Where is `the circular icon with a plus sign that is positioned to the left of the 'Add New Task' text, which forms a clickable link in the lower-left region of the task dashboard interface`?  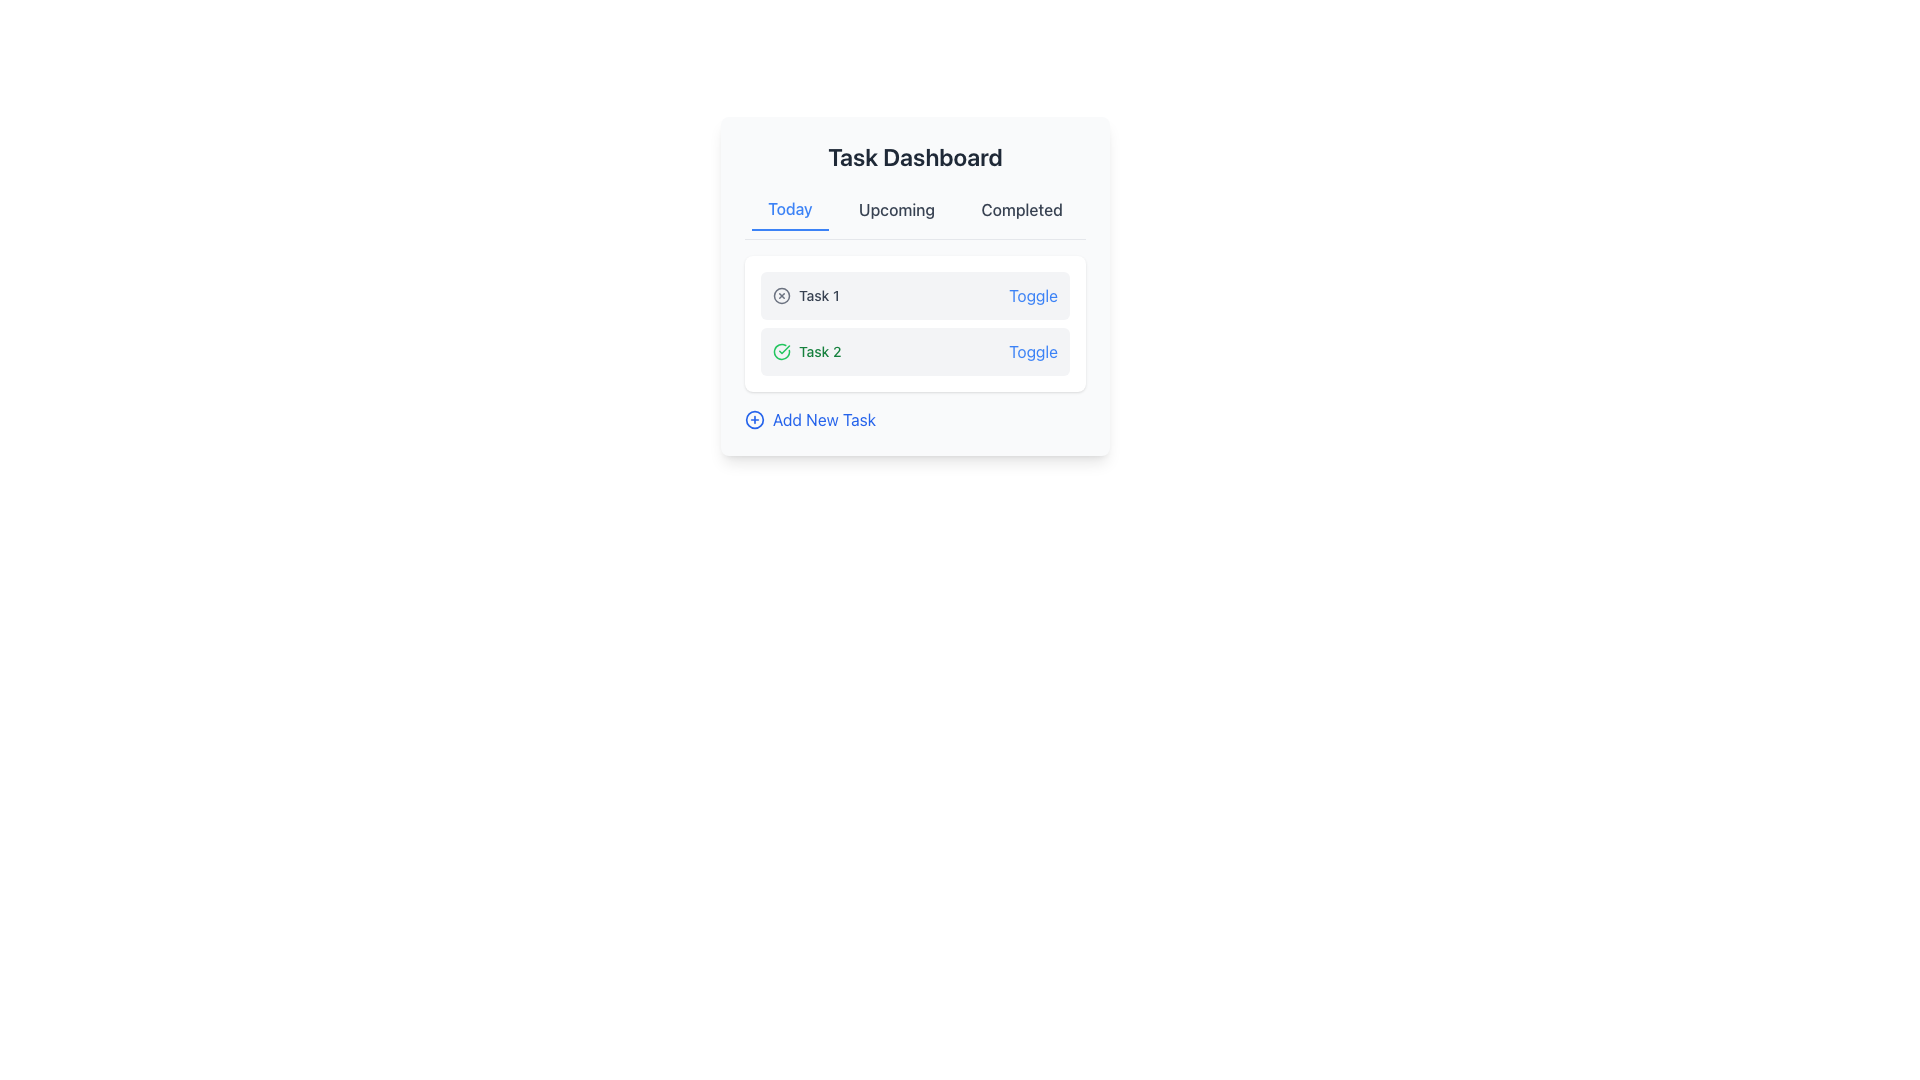
the circular icon with a plus sign that is positioned to the left of the 'Add New Task' text, which forms a clickable link in the lower-left region of the task dashboard interface is located at coordinates (753, 419).